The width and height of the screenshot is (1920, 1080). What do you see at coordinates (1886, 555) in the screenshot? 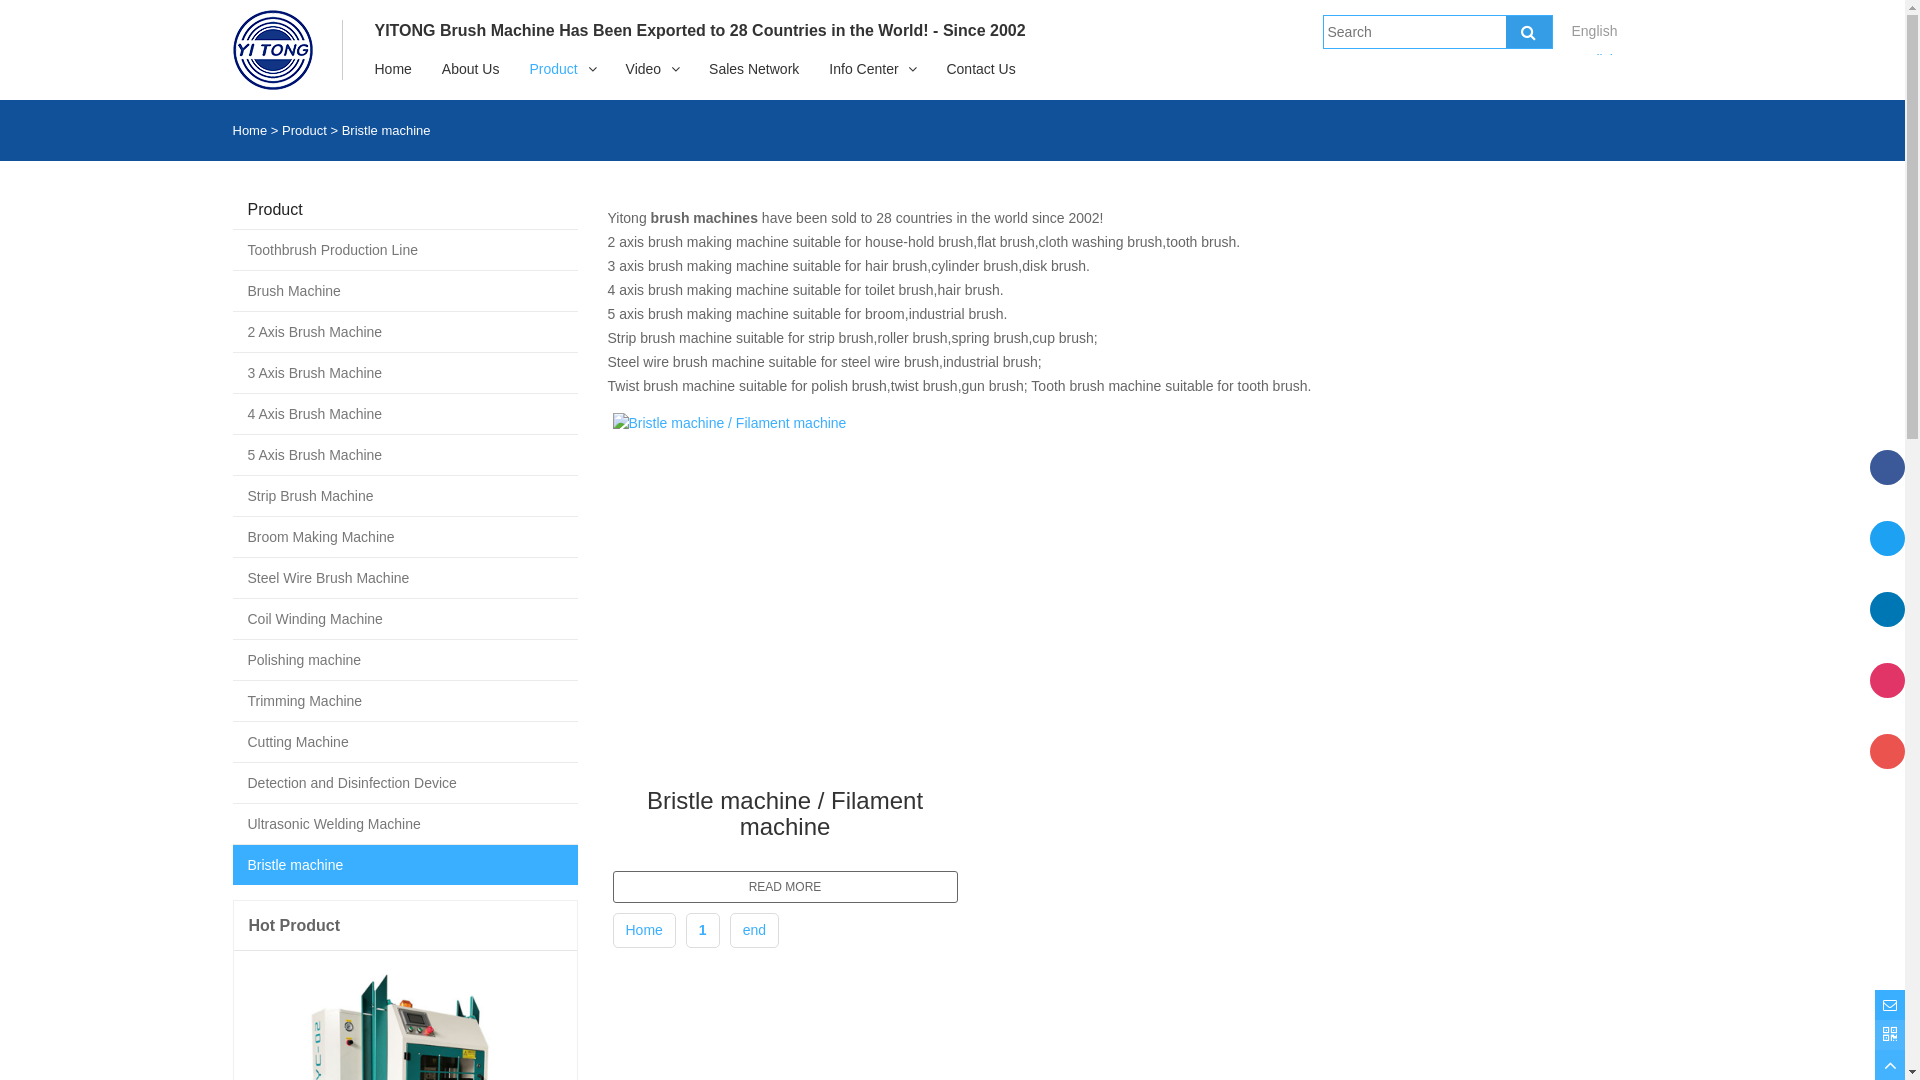
I see `'twitter'` at bounding box center [1886, 555].